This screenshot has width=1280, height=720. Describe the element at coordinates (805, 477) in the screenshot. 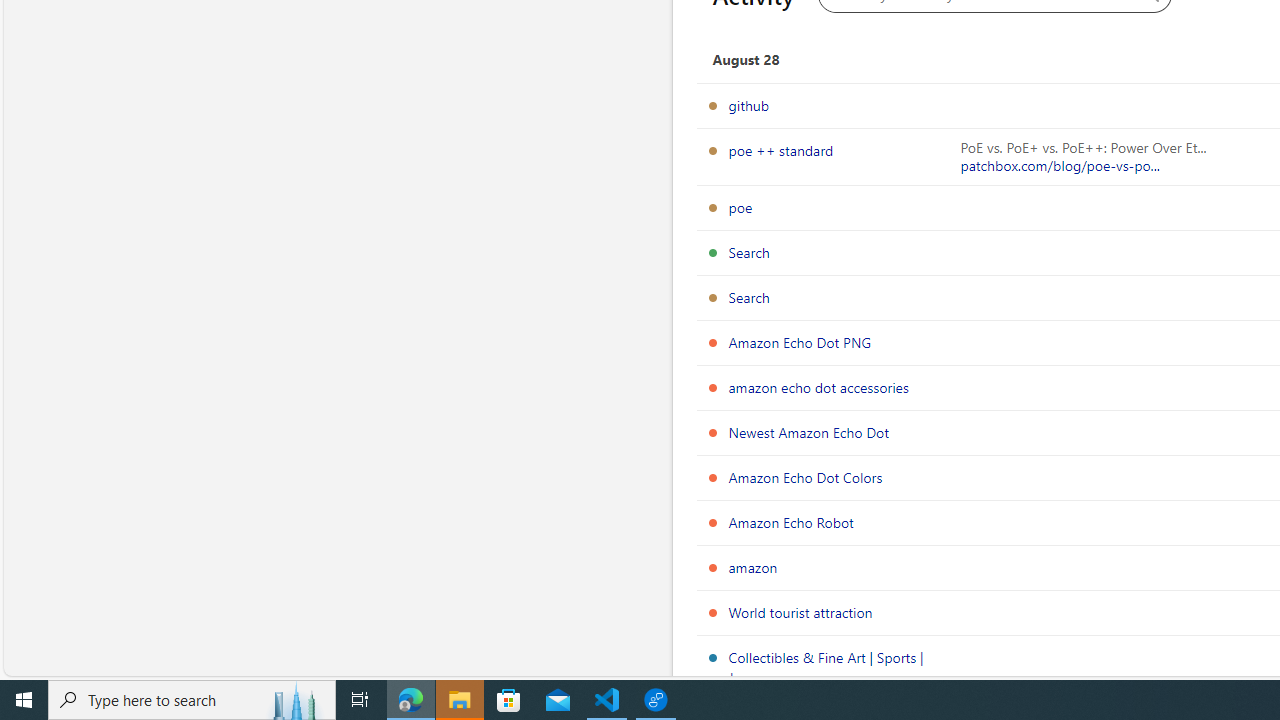

I see `'Amazon Echo Dot Colors'` at that location.